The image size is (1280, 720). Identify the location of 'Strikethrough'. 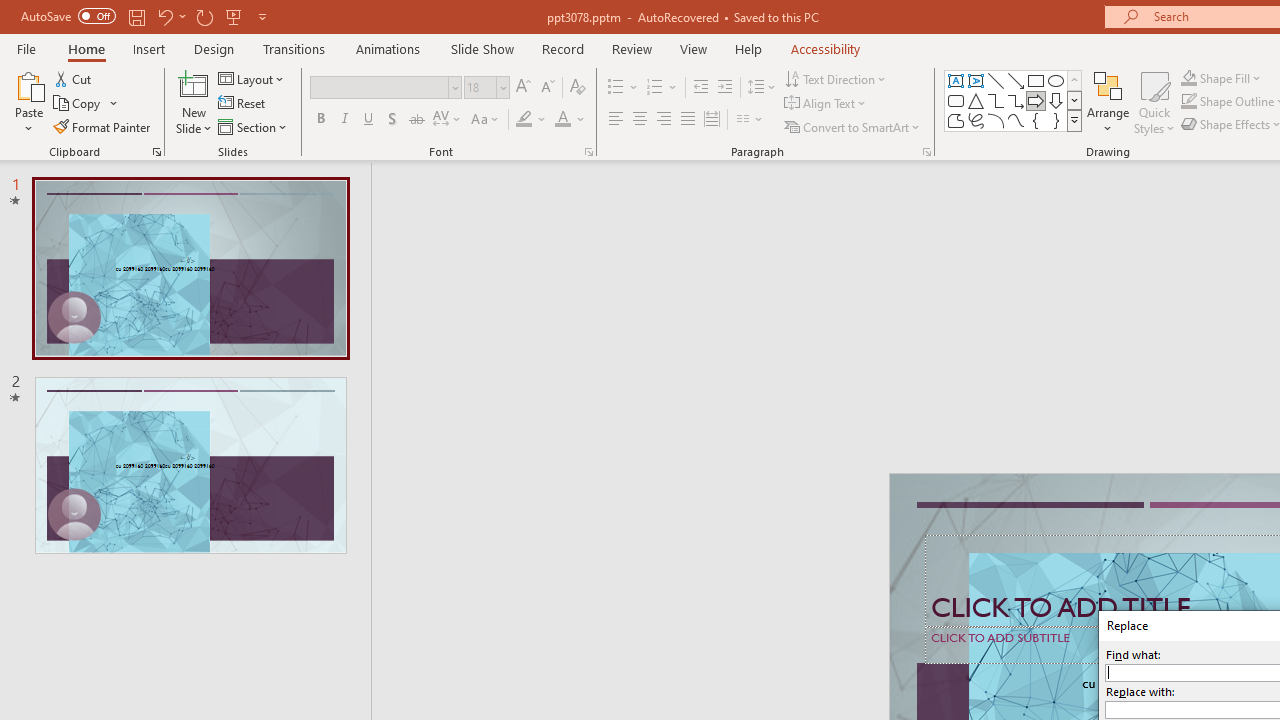
(415, 119).